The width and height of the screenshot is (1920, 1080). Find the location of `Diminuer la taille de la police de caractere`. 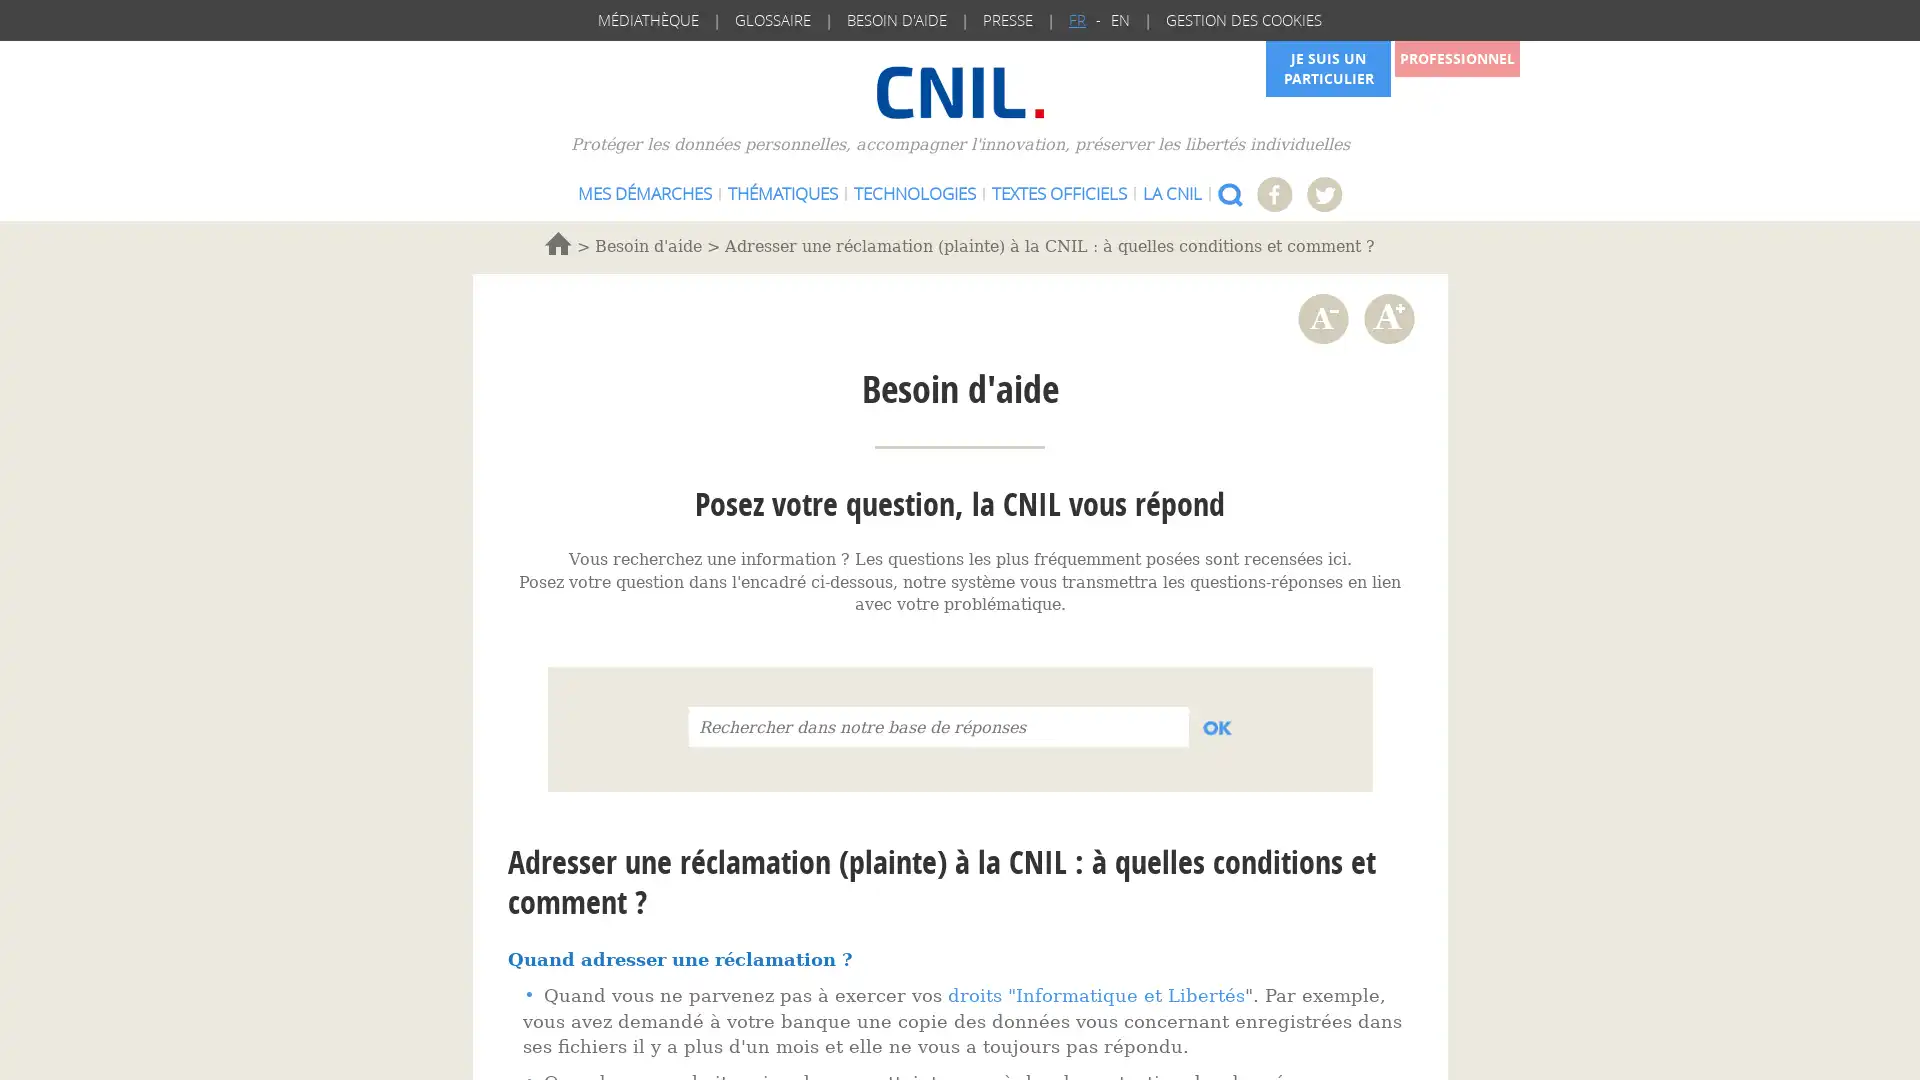

Diminuer la taille de la police de caractere is located at coordinates (1322, 317).